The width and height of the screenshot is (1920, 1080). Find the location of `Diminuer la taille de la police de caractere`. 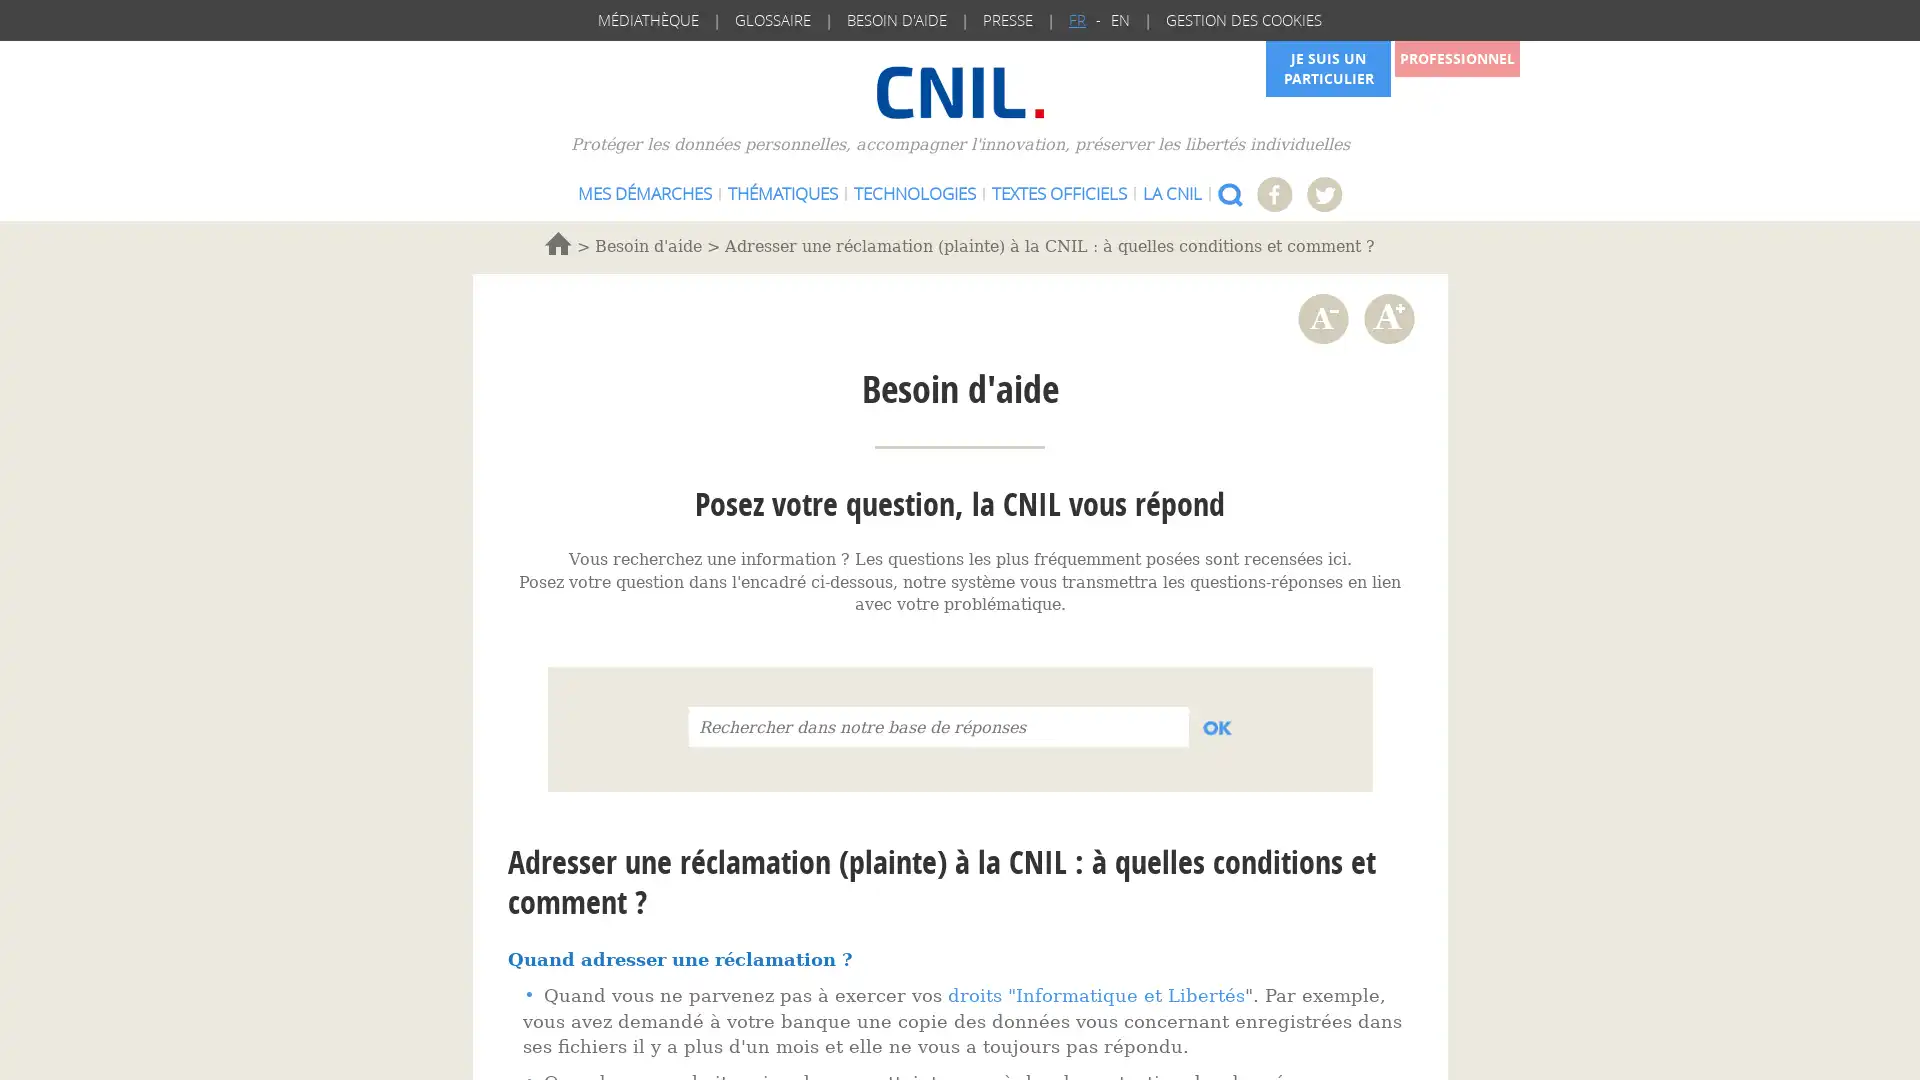

Diminuer la taille de la police de caractere is located at coordinates (1322, 317).